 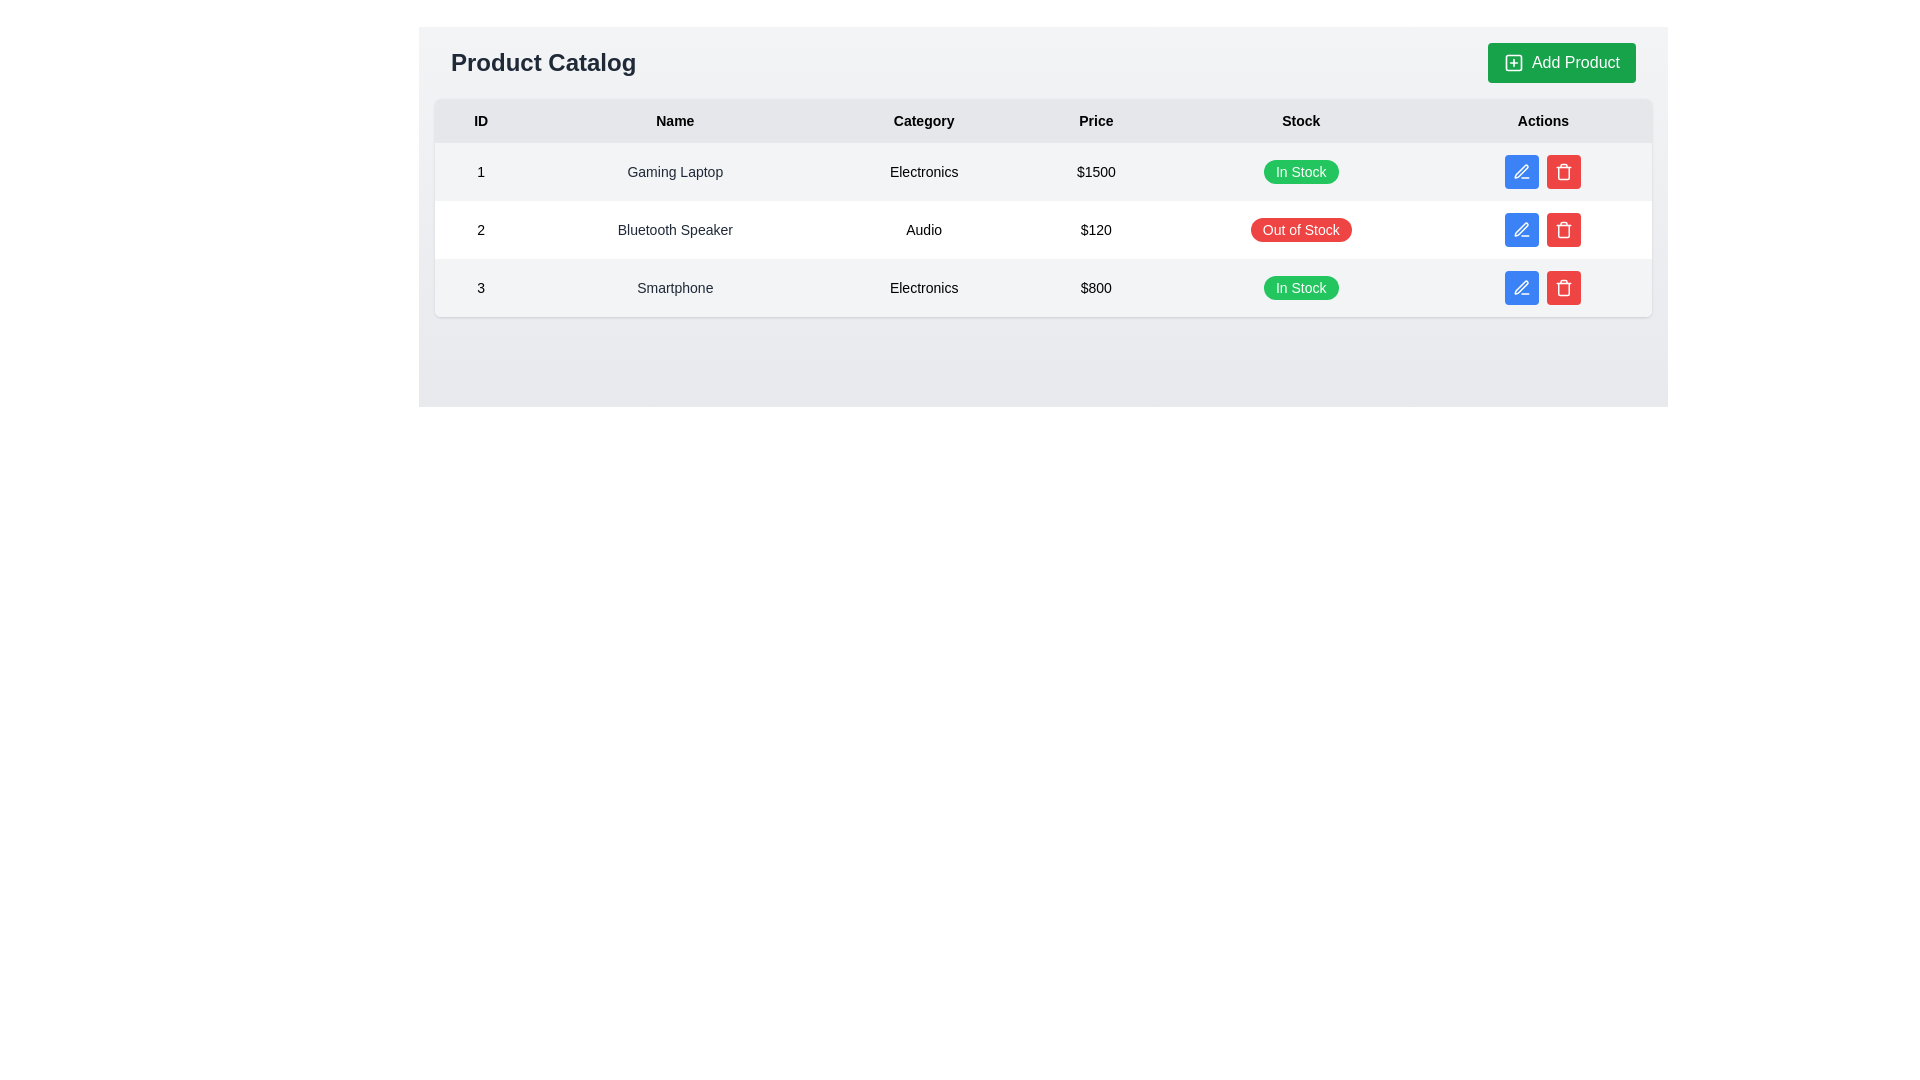 I want to click on the static text element displaying the product name in the third row of the product catalog table, located under the 'Name' column, so click(x=675, y=288).